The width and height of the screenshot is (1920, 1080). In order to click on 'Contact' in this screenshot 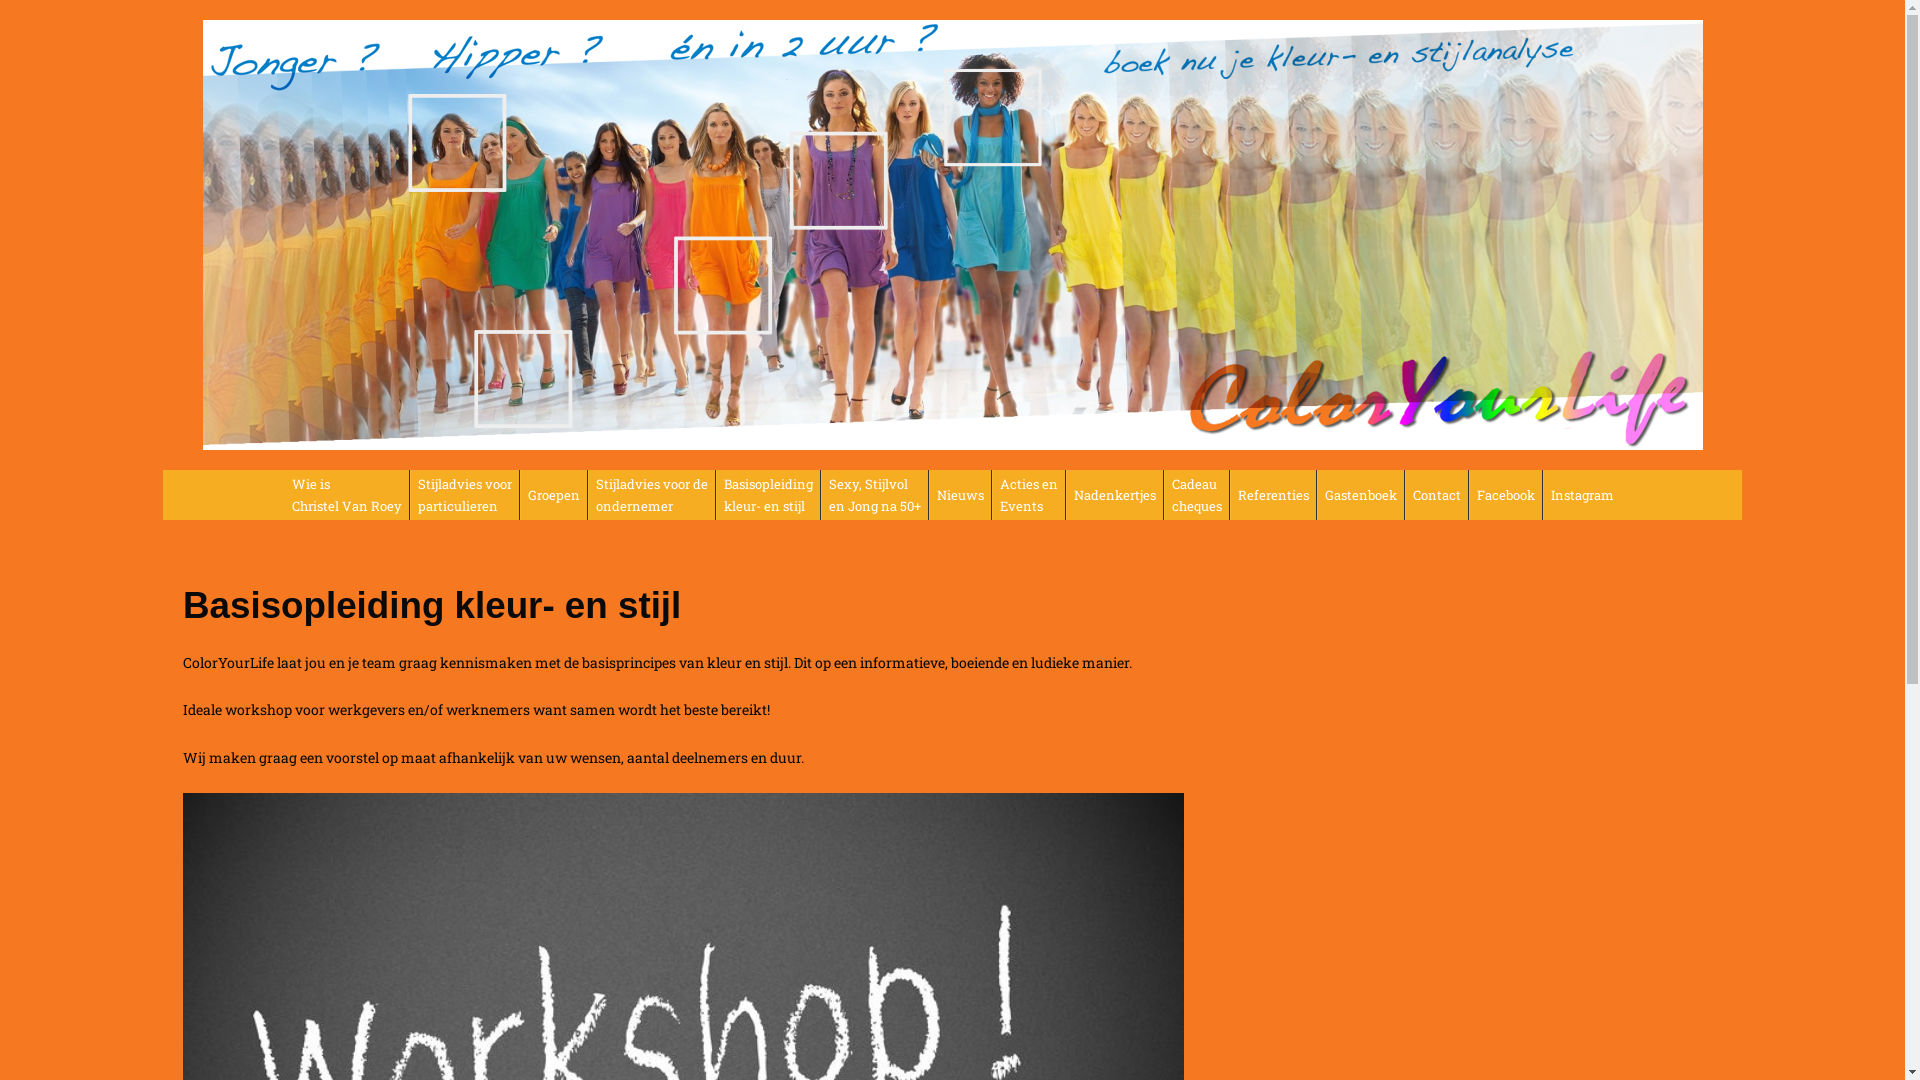, I will do `click(1435, 494)`.